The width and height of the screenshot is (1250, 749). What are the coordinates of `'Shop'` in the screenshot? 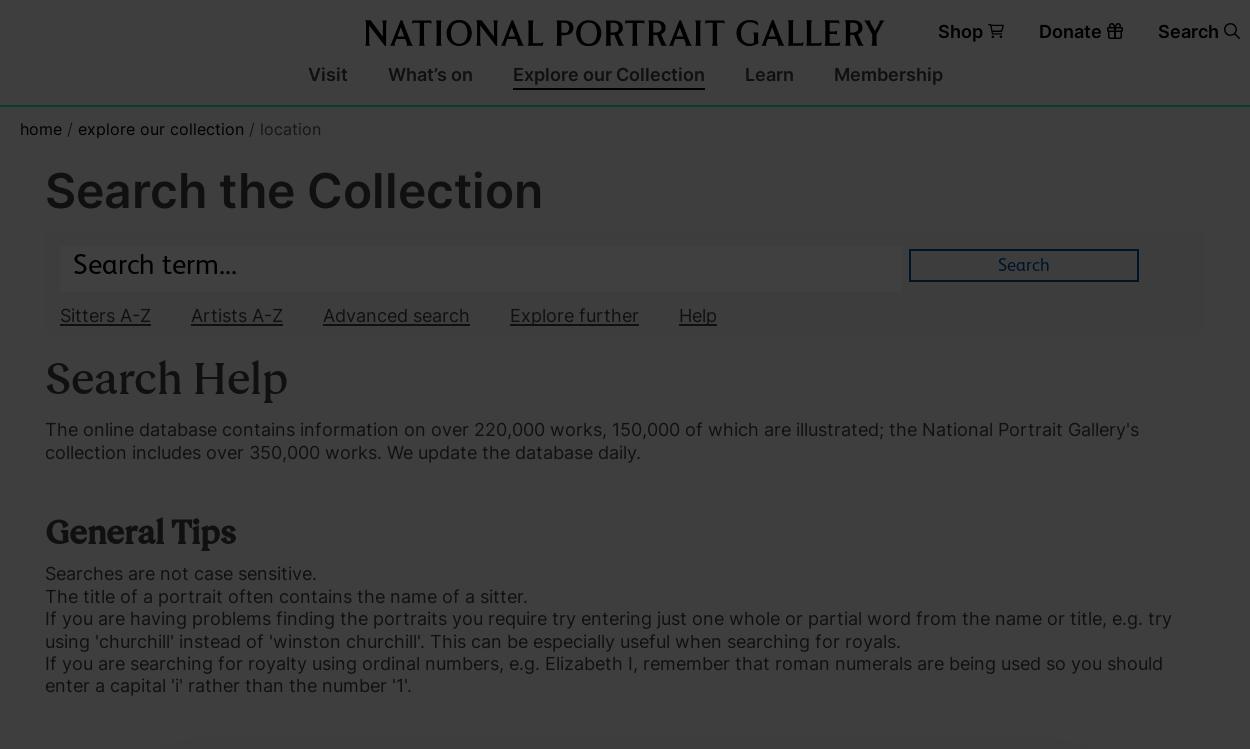 It's located at (959, 30).